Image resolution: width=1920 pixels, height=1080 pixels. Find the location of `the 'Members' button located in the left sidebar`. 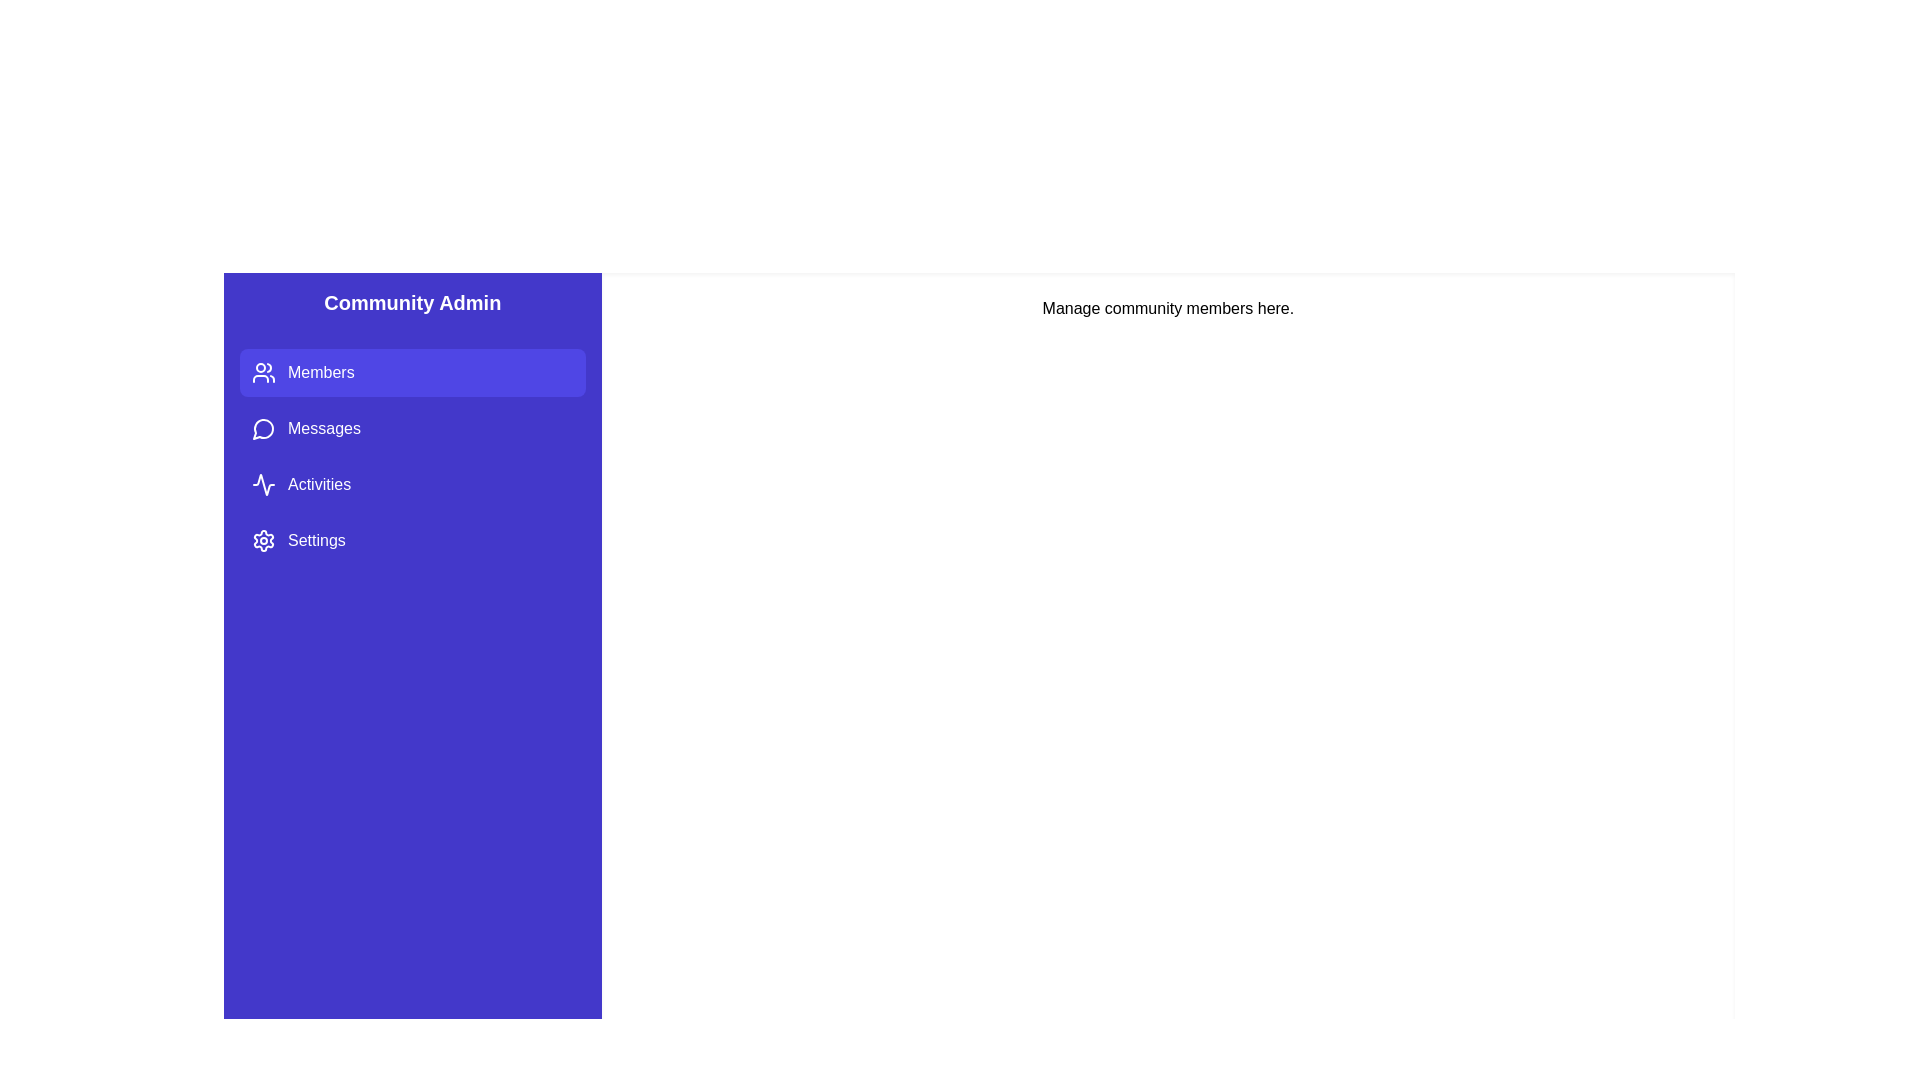

the 'Members' button located in the left sidebar is located at coordinates (411, 373).